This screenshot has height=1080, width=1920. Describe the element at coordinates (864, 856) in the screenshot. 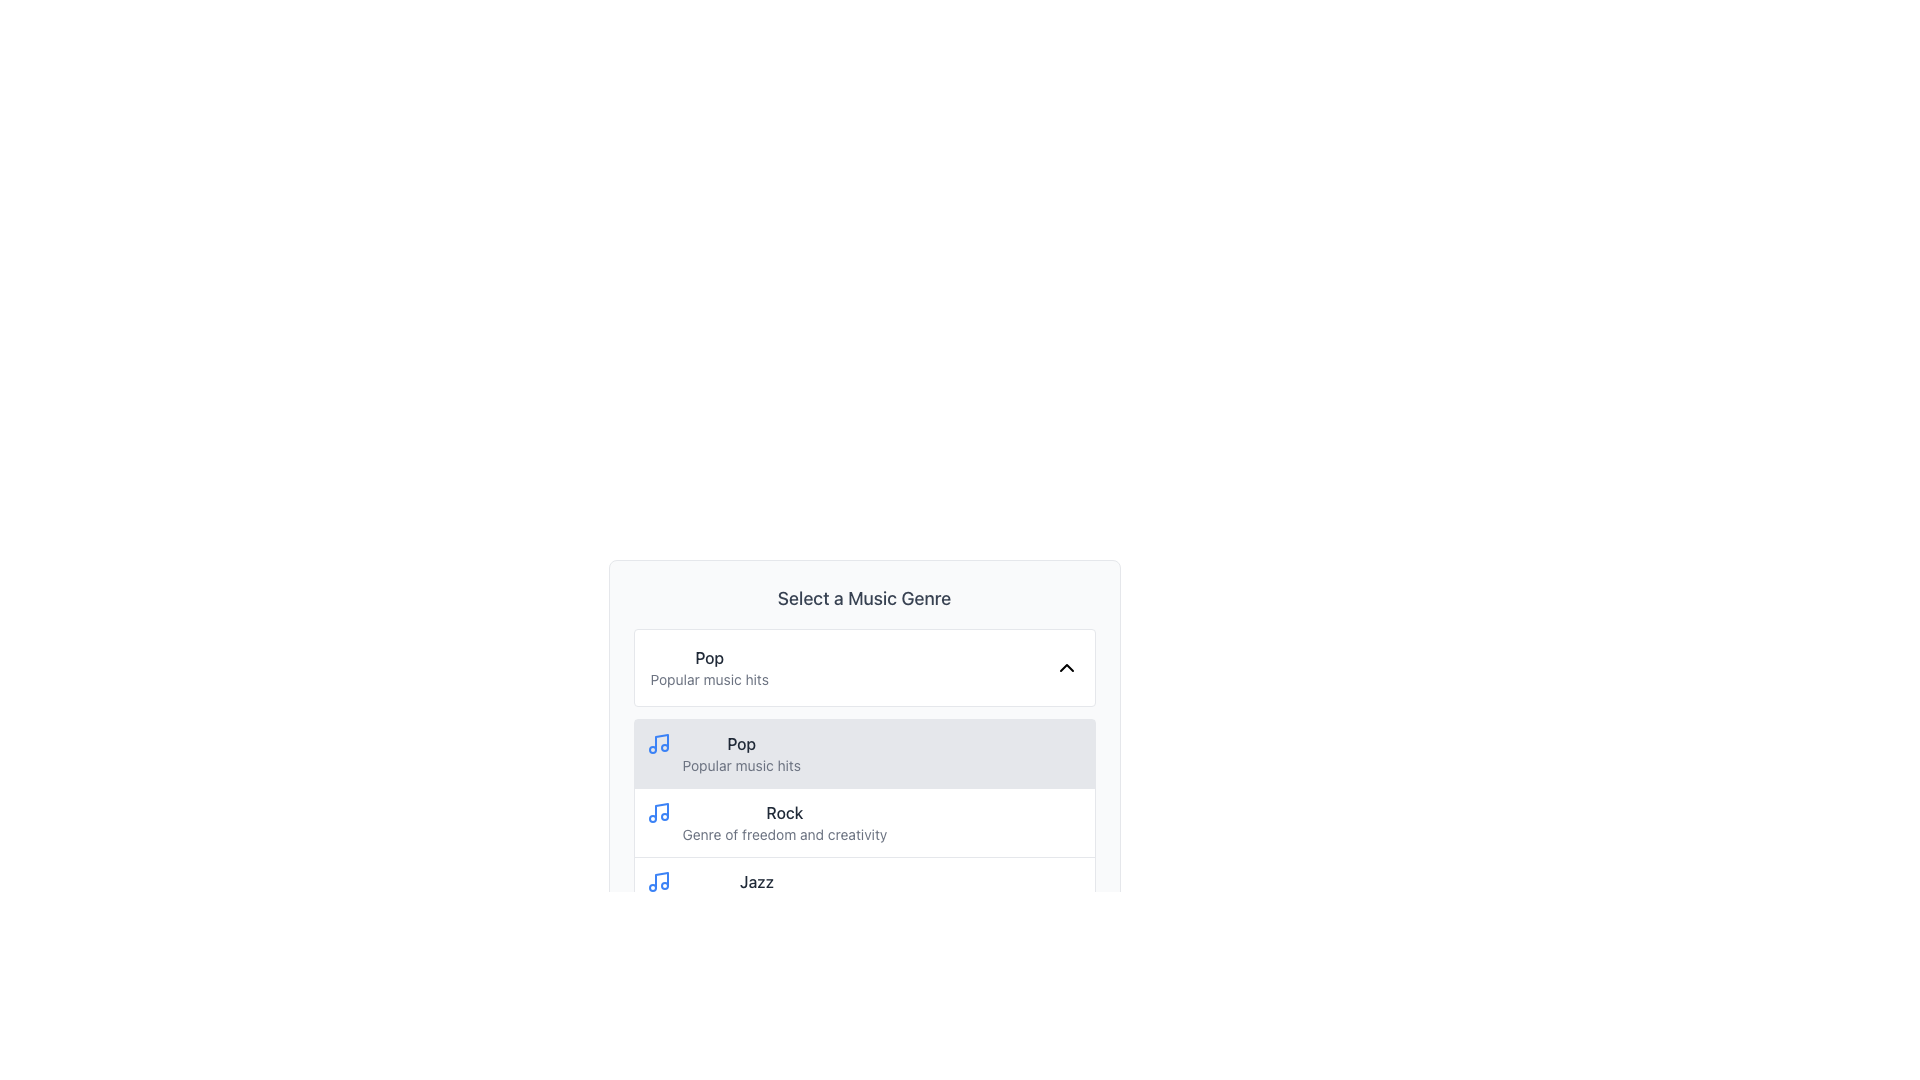

I see `the second genre option in the dropdown list for music genres, which is located below 'Pop' and above 'Jazz'` at that location.